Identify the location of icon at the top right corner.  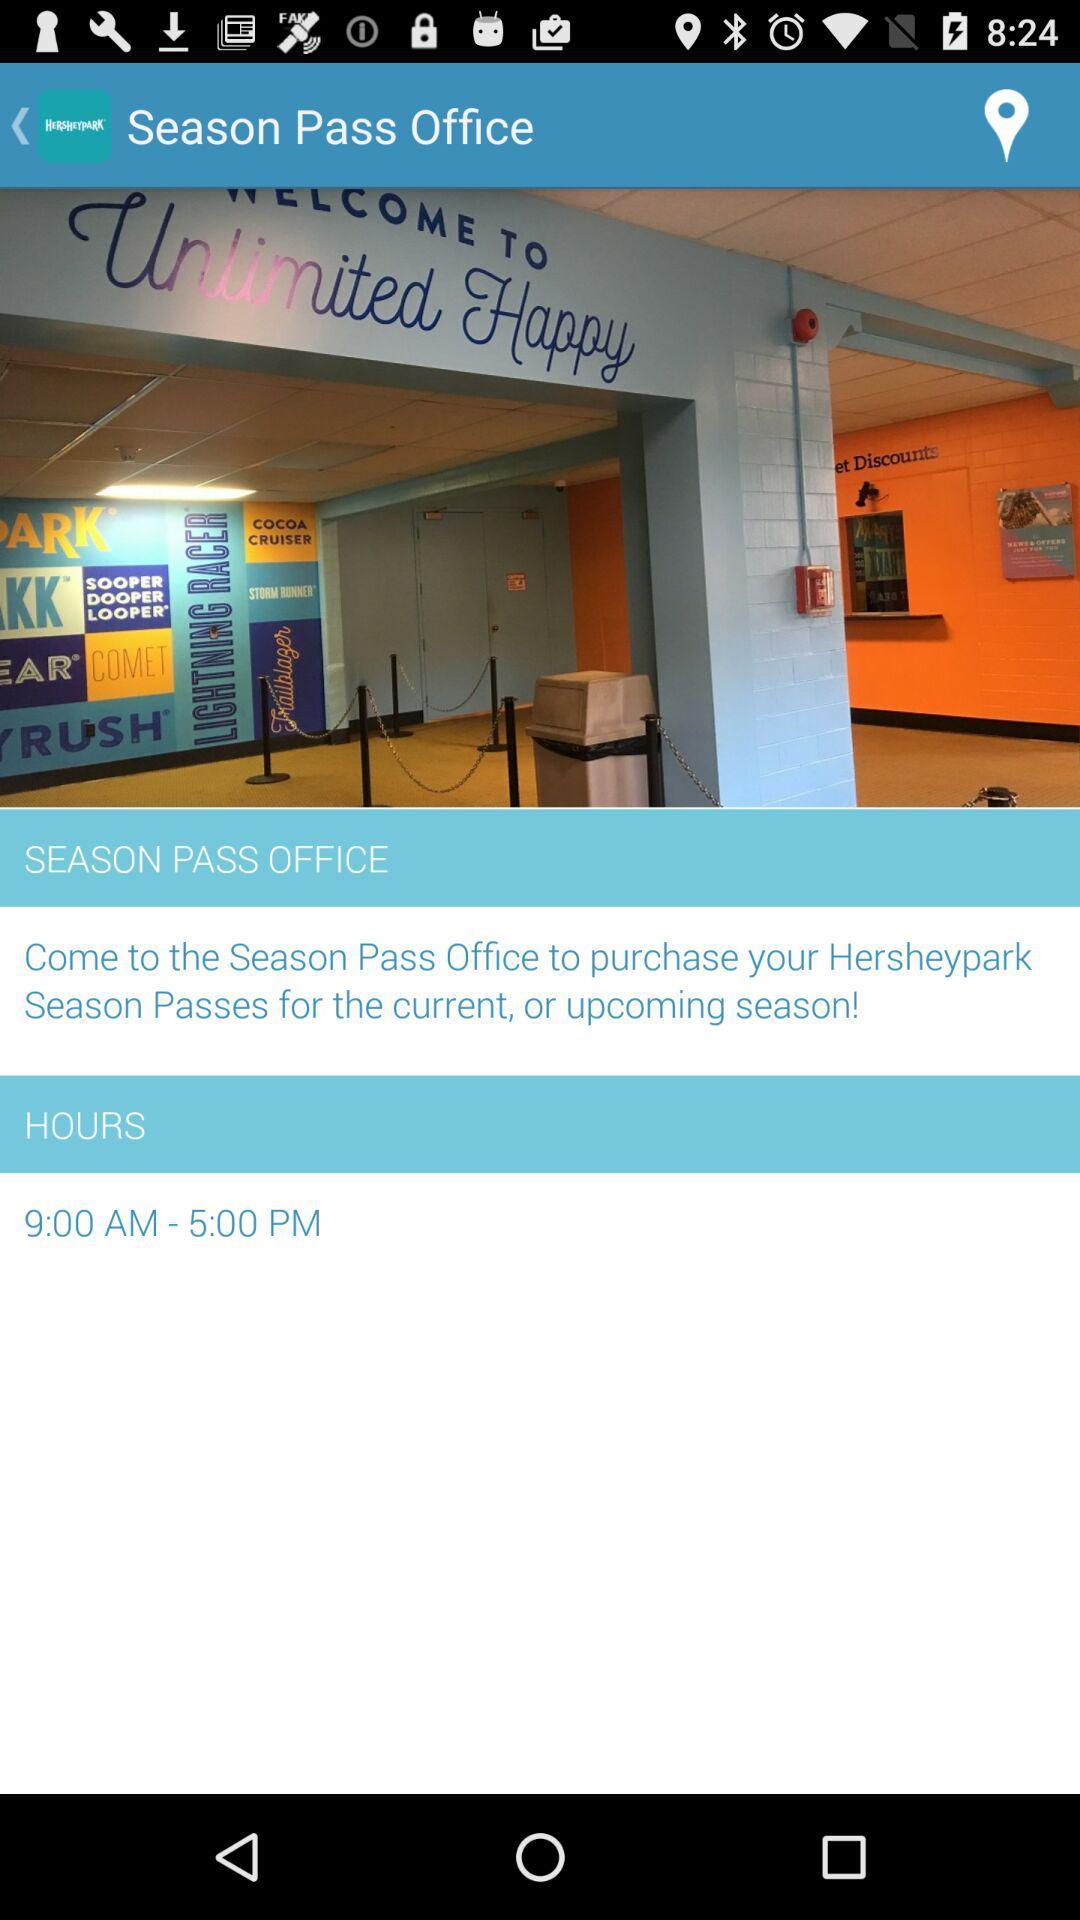
(1006, 124).